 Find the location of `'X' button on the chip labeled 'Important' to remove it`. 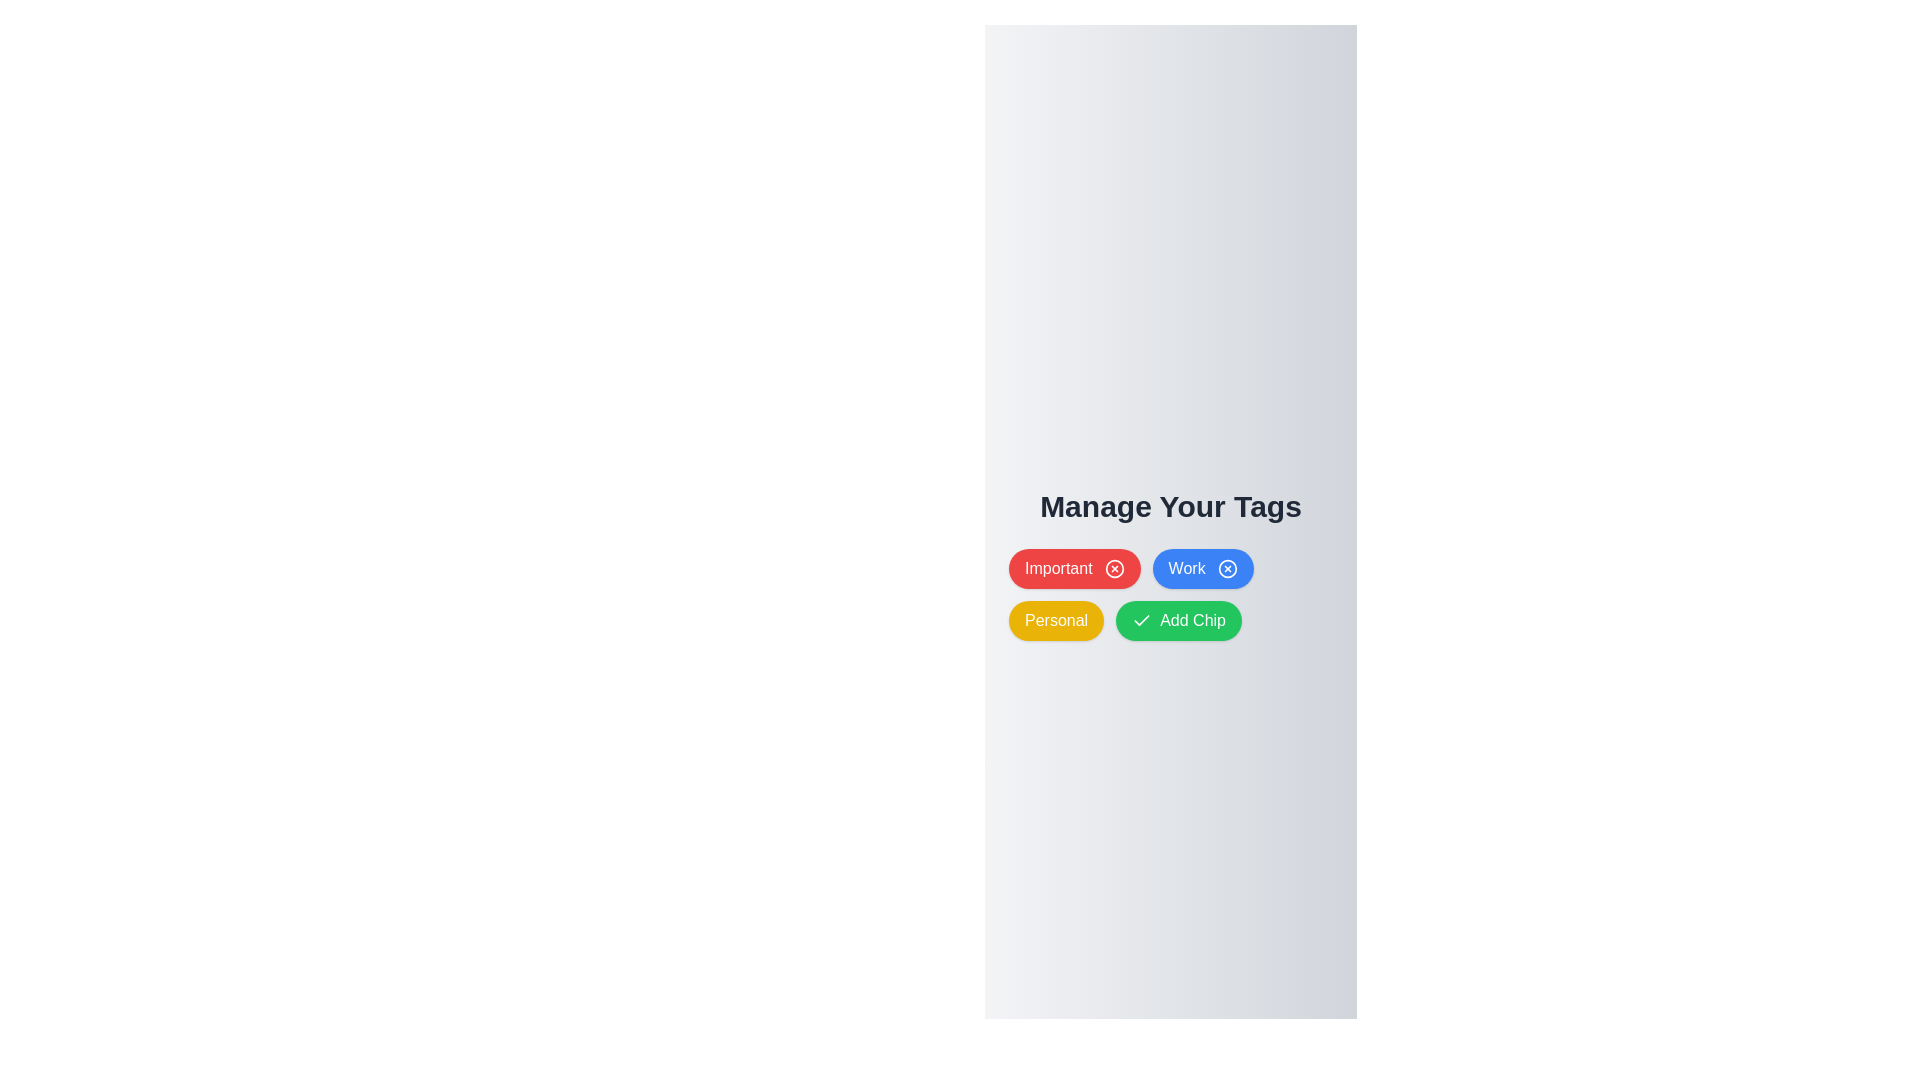

'X' button on the chip labeled 'Important' to remove it is located at coordinates (1113, 569).